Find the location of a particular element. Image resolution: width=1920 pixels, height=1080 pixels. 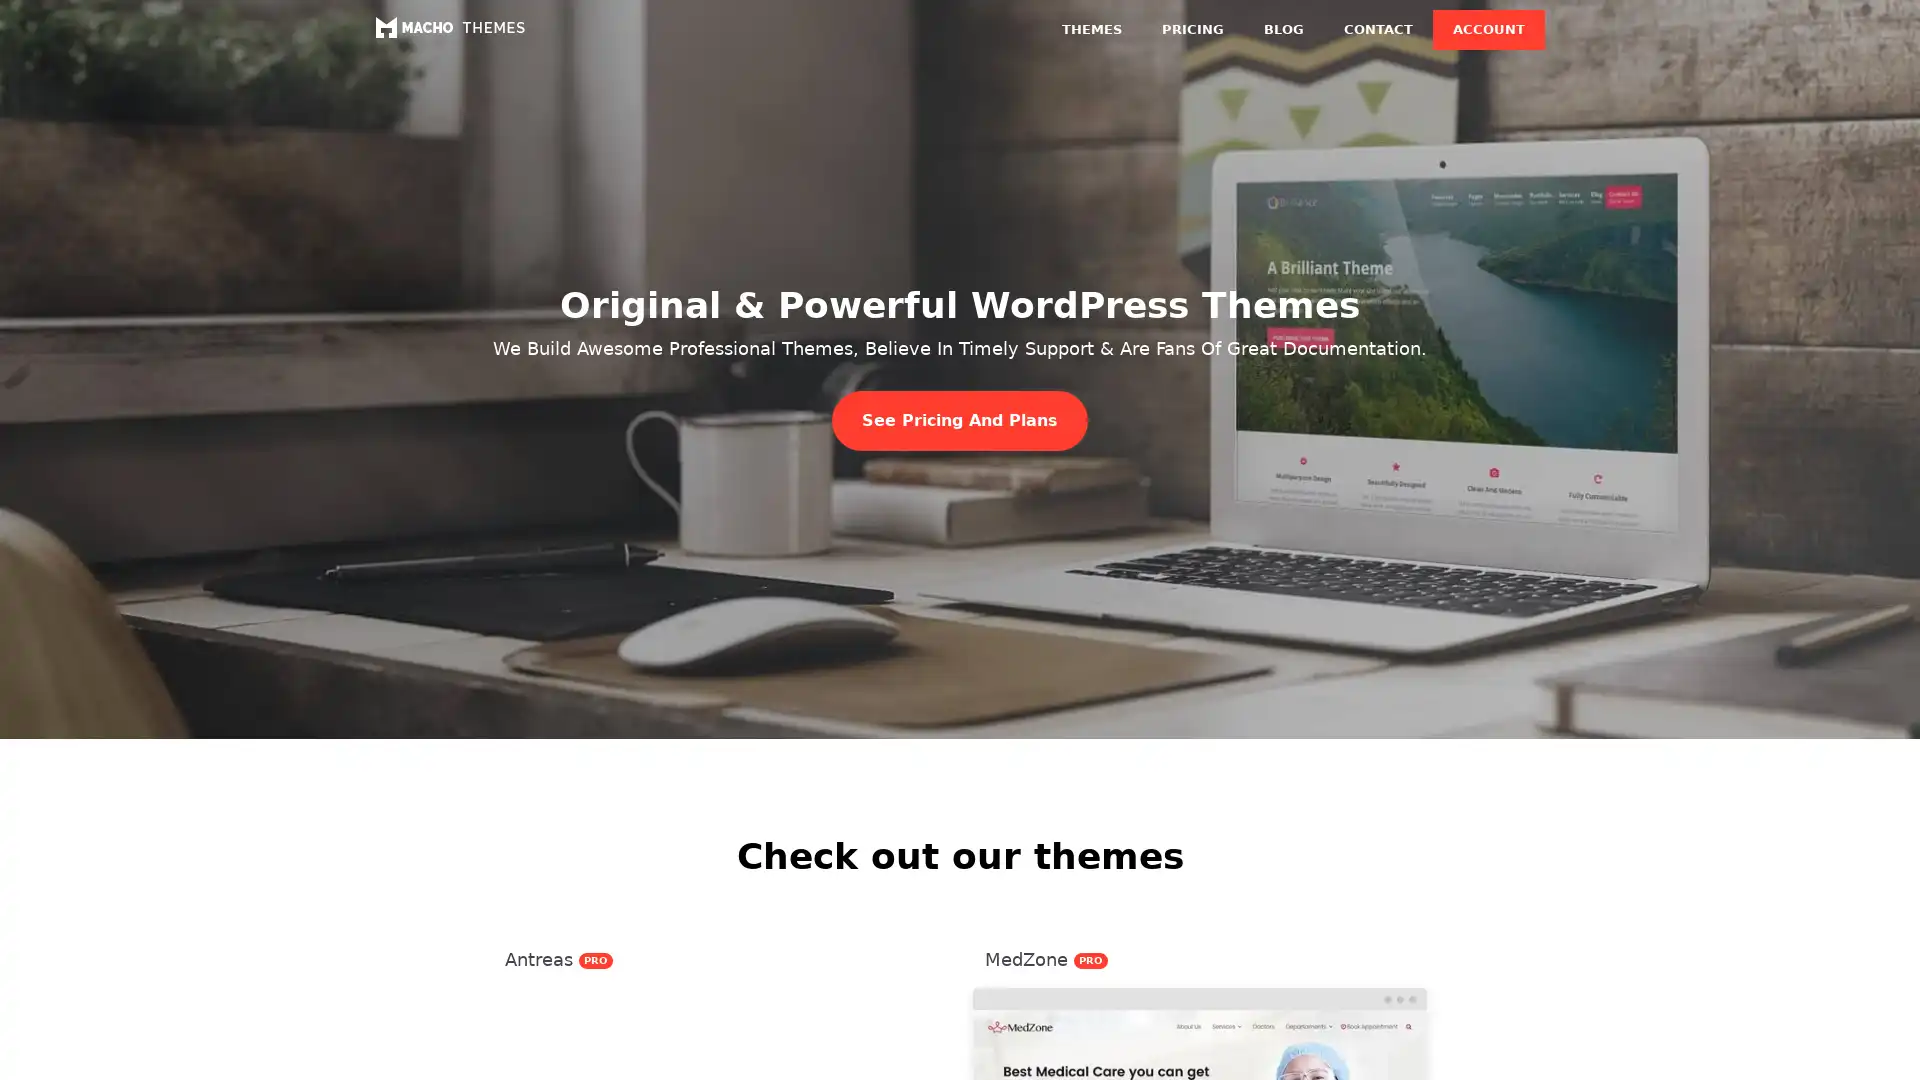

See Pricing And Plans is located at coordinates (960, 419).